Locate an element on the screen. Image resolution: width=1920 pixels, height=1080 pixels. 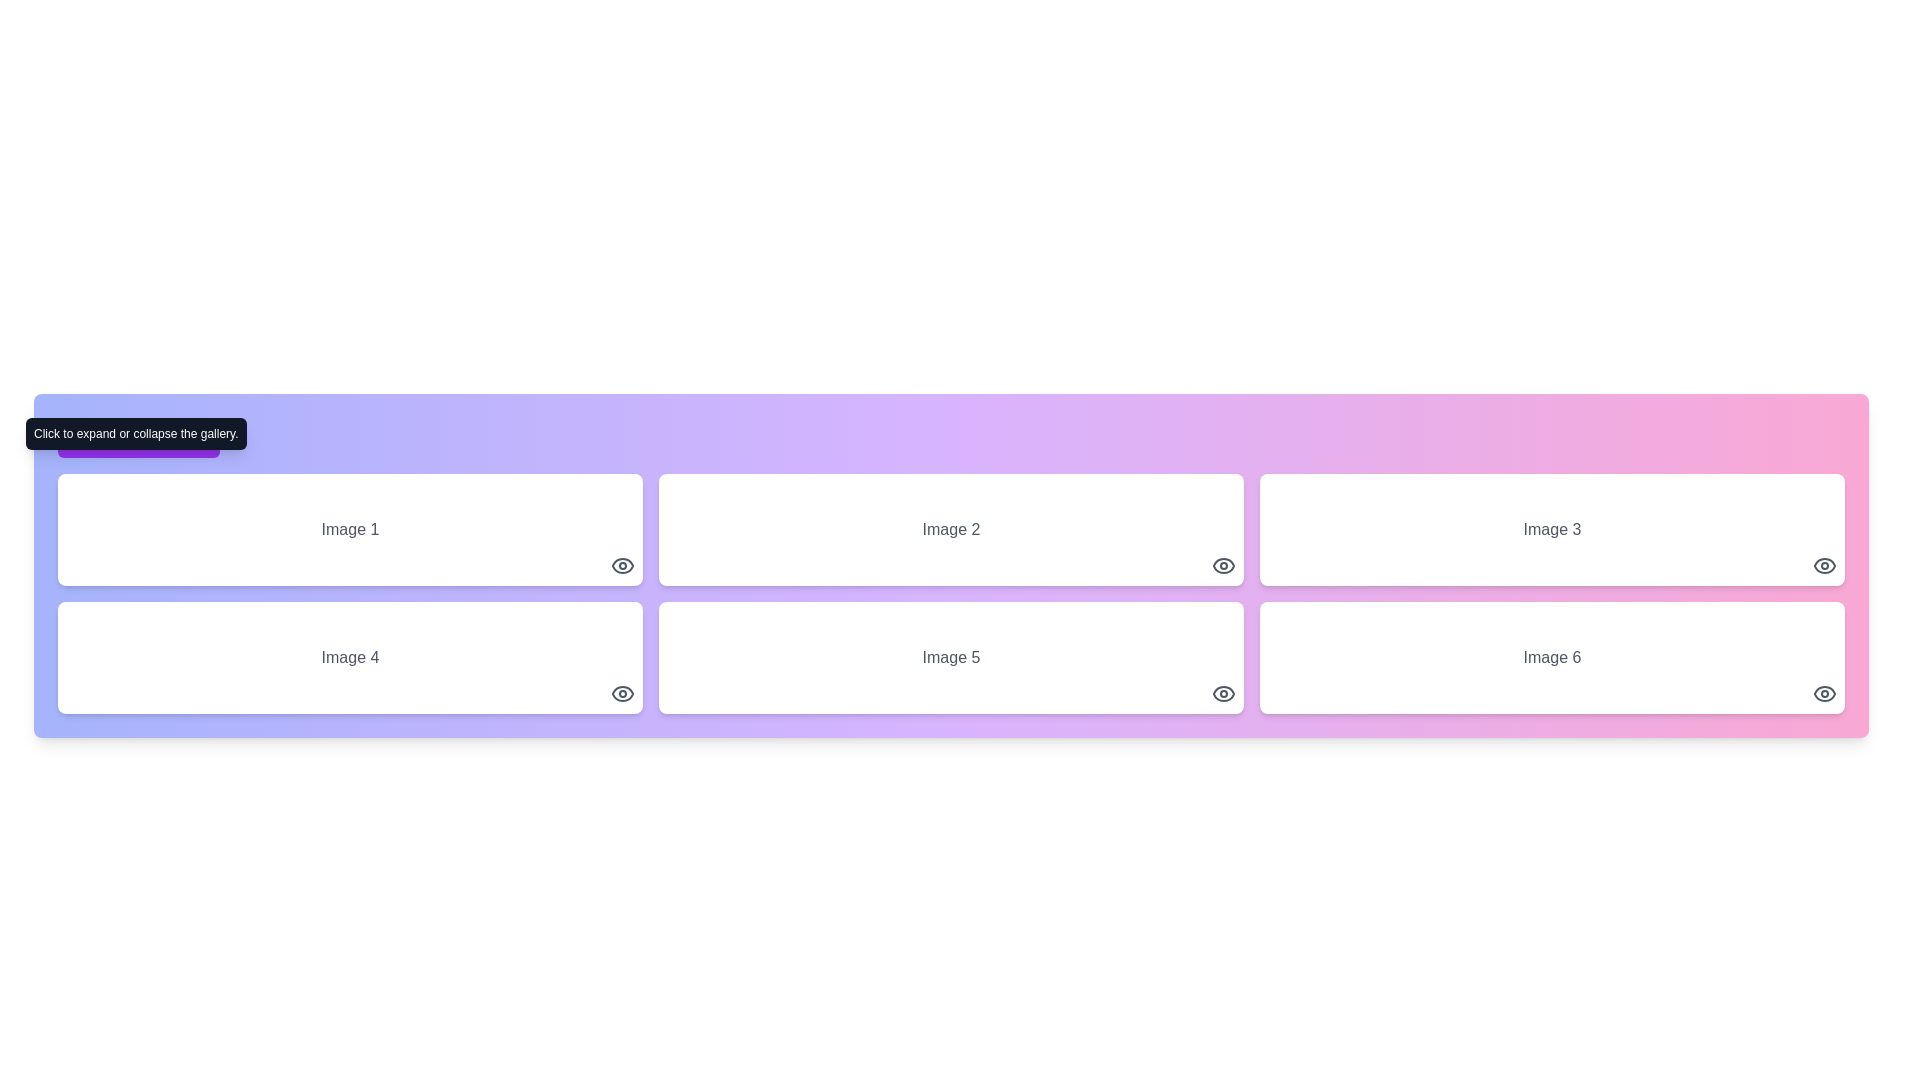
the 'Toggle Gallery' button with a purple background and rounded corners is located at coordinates (138, 437).